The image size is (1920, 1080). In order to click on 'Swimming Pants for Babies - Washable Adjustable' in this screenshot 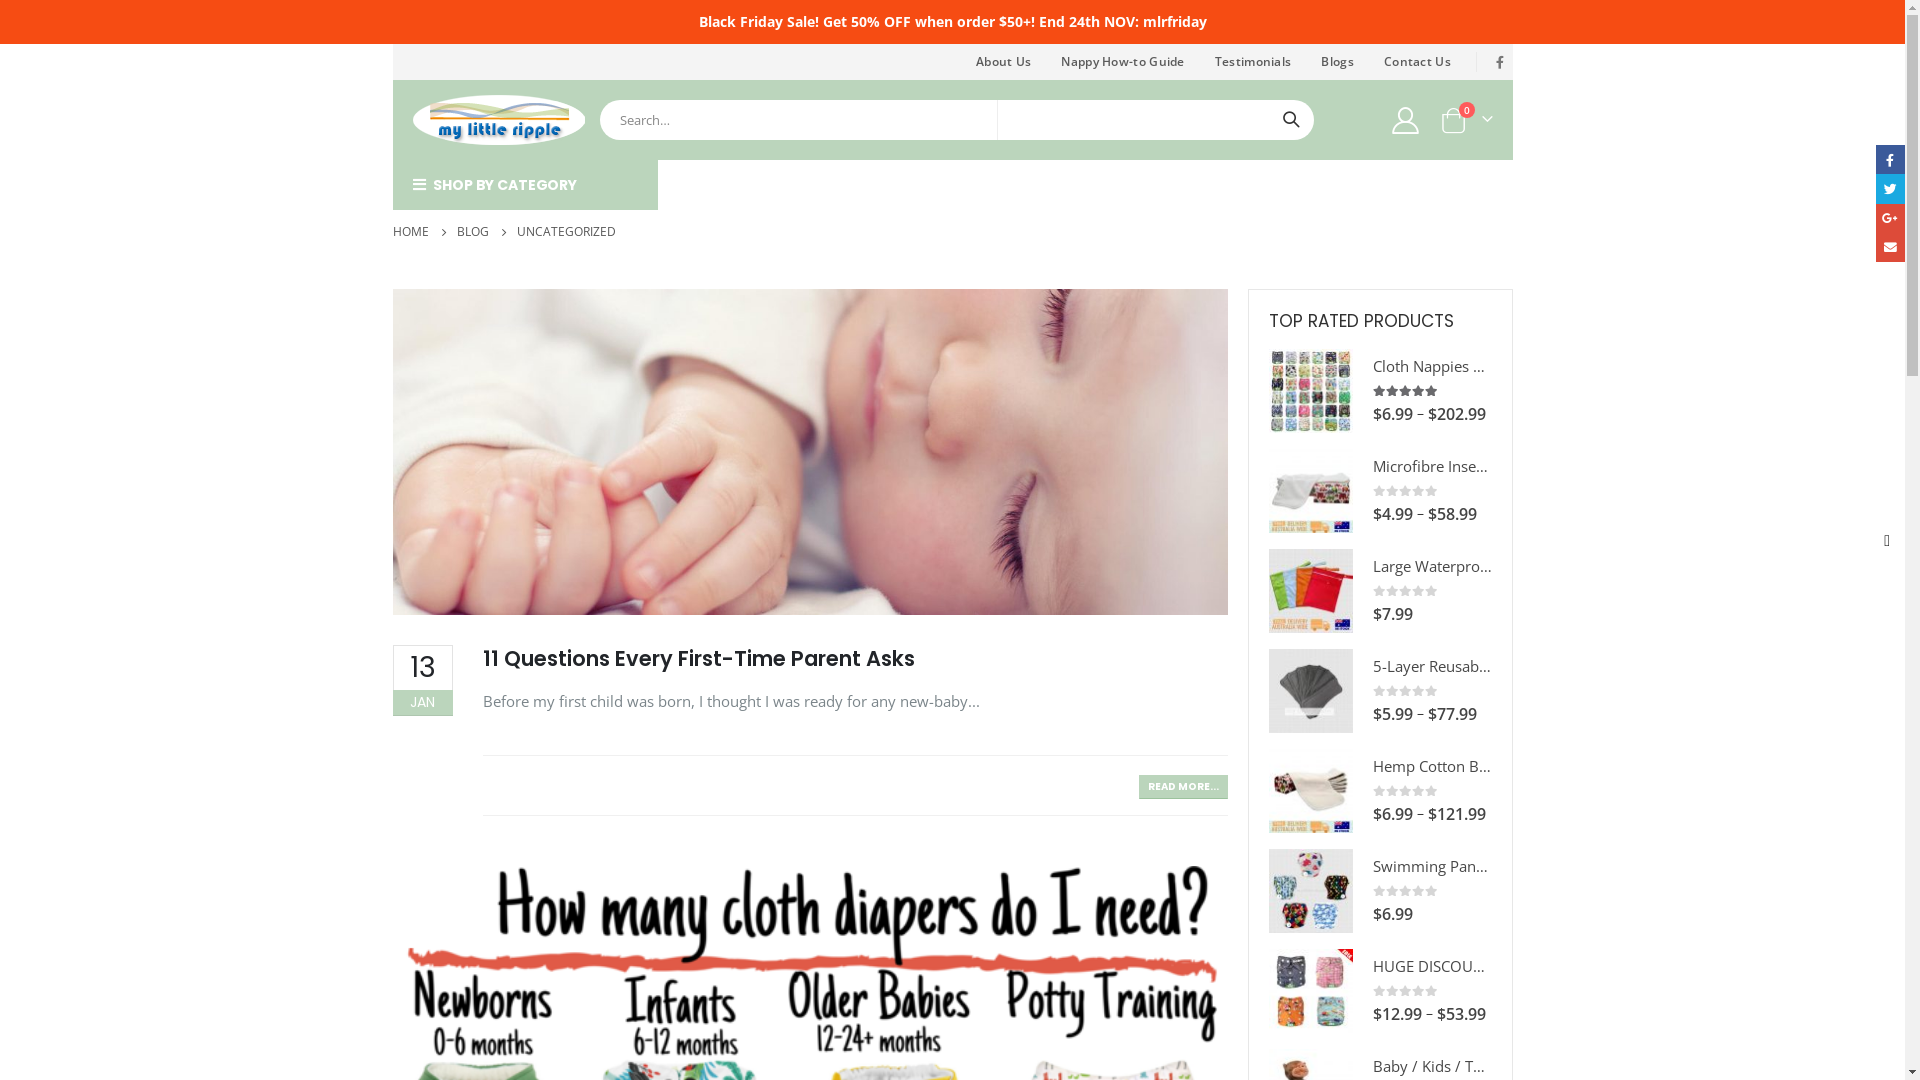, I will do `click(1310, 890)`.